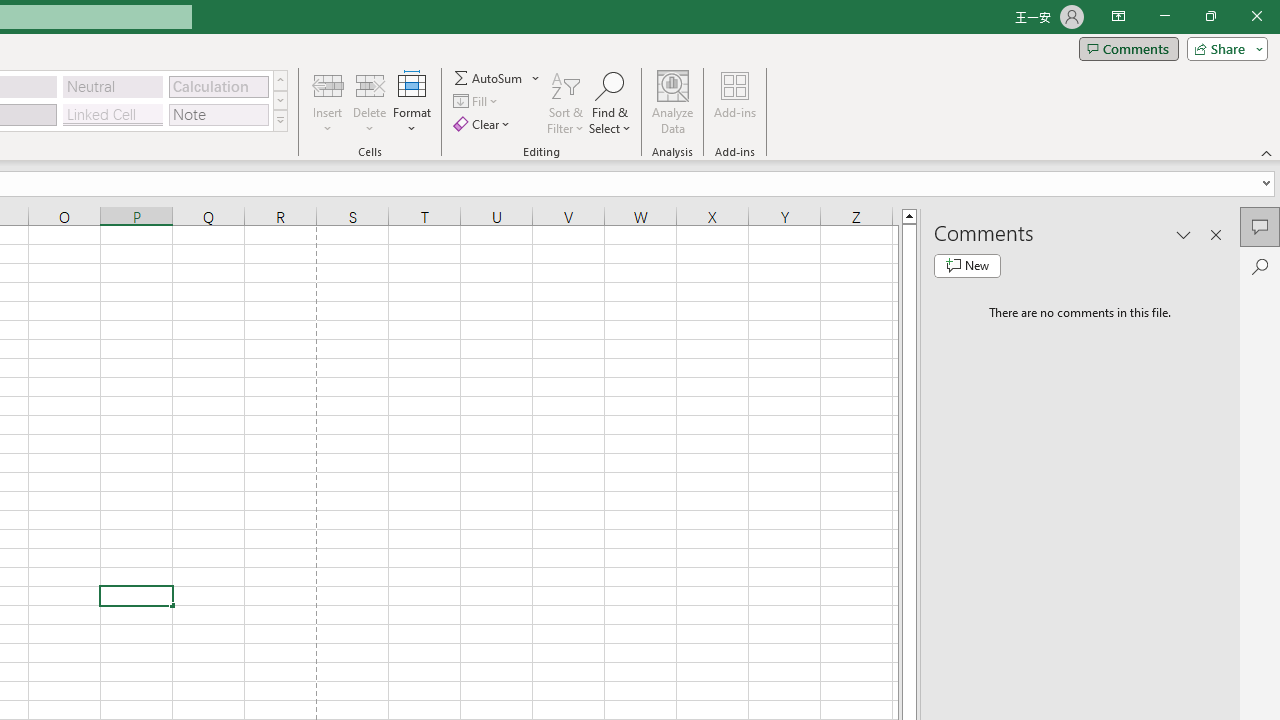  Describe the element at coordinates (609, 103) in the screenshot. I see `'Find & Select'` at that location.